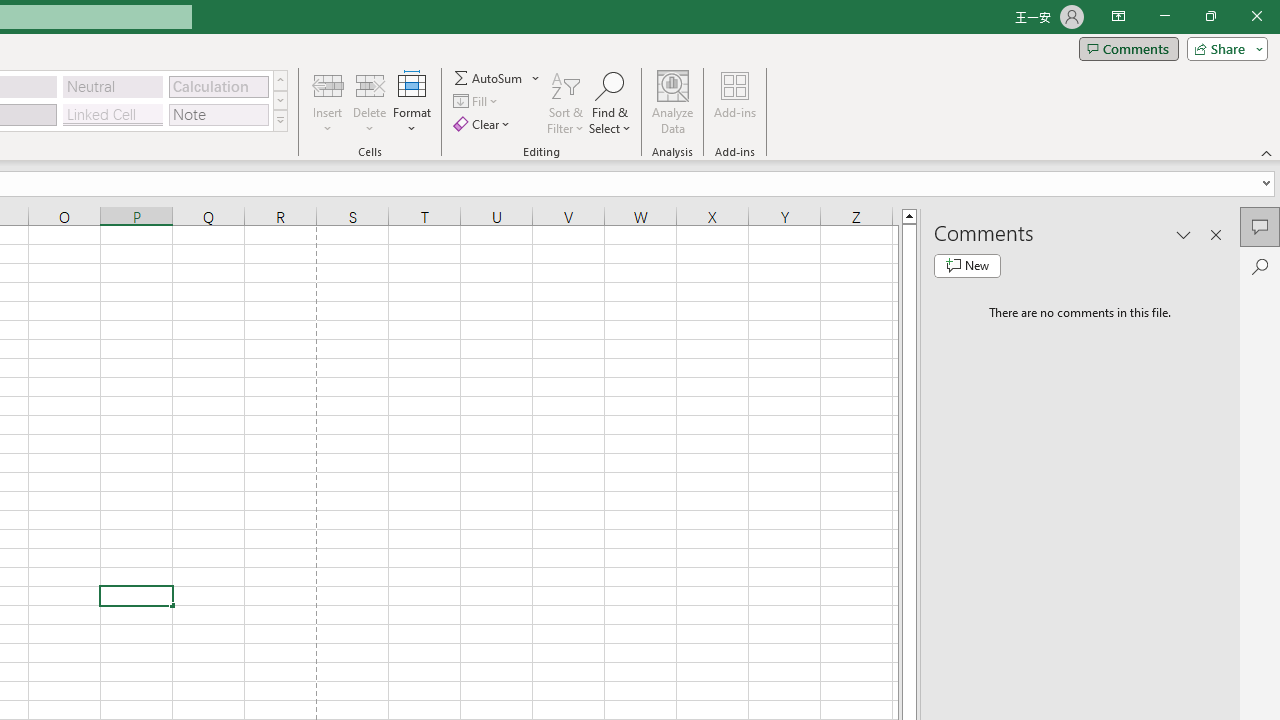  Describe the element at coordinates (609, 103) in the screenshot. I see `'Find & Select'` at that location.